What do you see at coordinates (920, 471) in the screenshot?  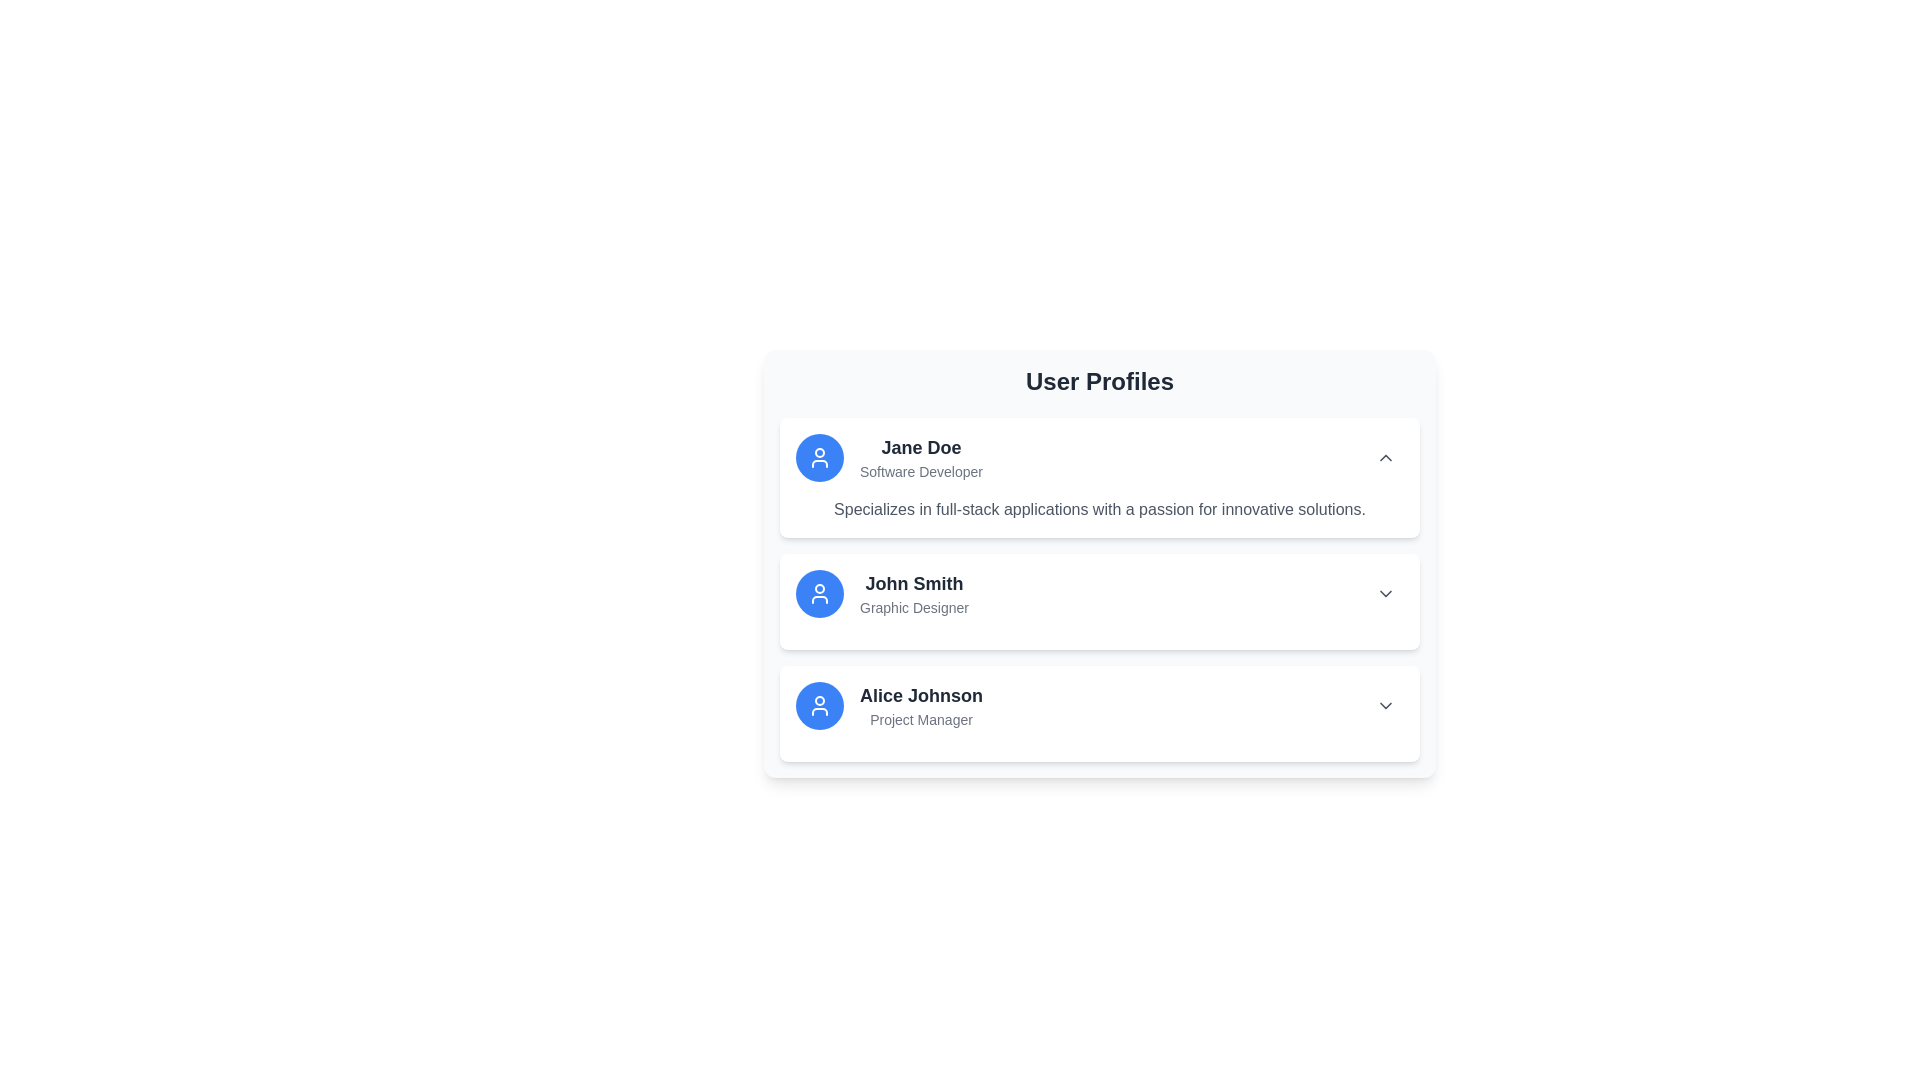 I see `the job title text label associated with user 'Jane Doe', located beneath the larger name text within the user profile card` at bounding box center [920, 471].